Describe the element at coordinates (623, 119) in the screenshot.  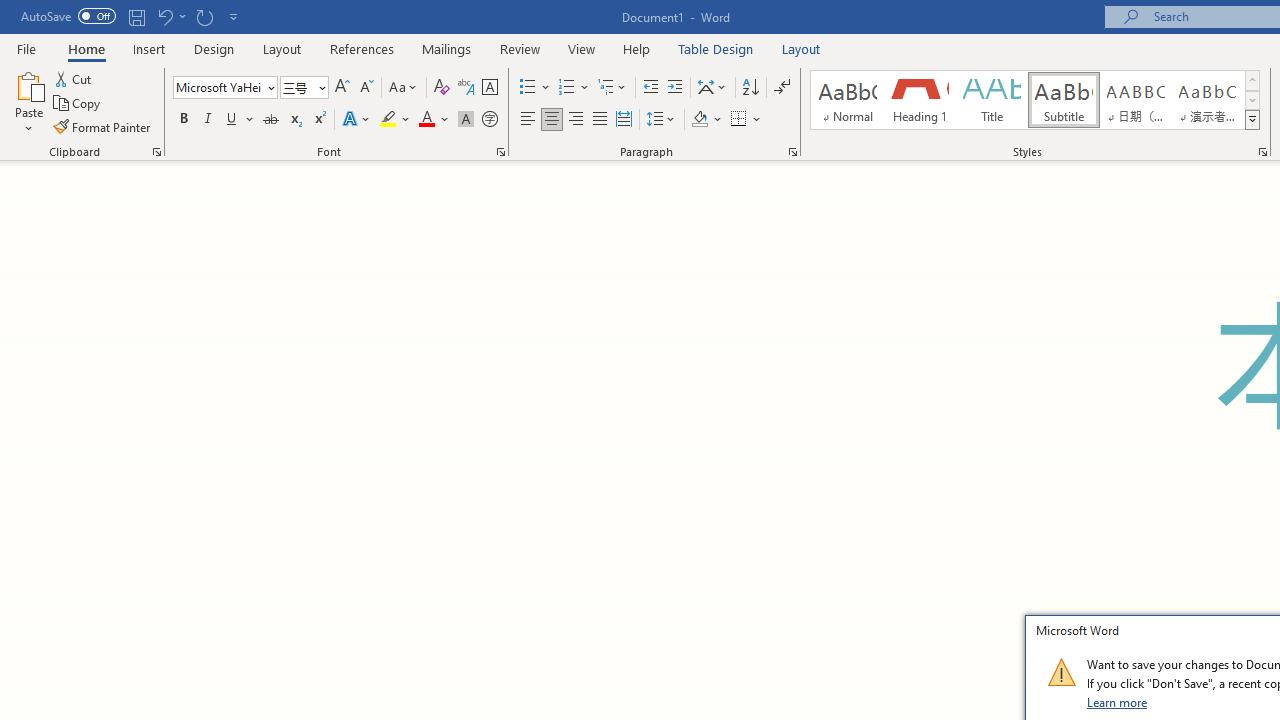
I see `'Distributed'` at that location.